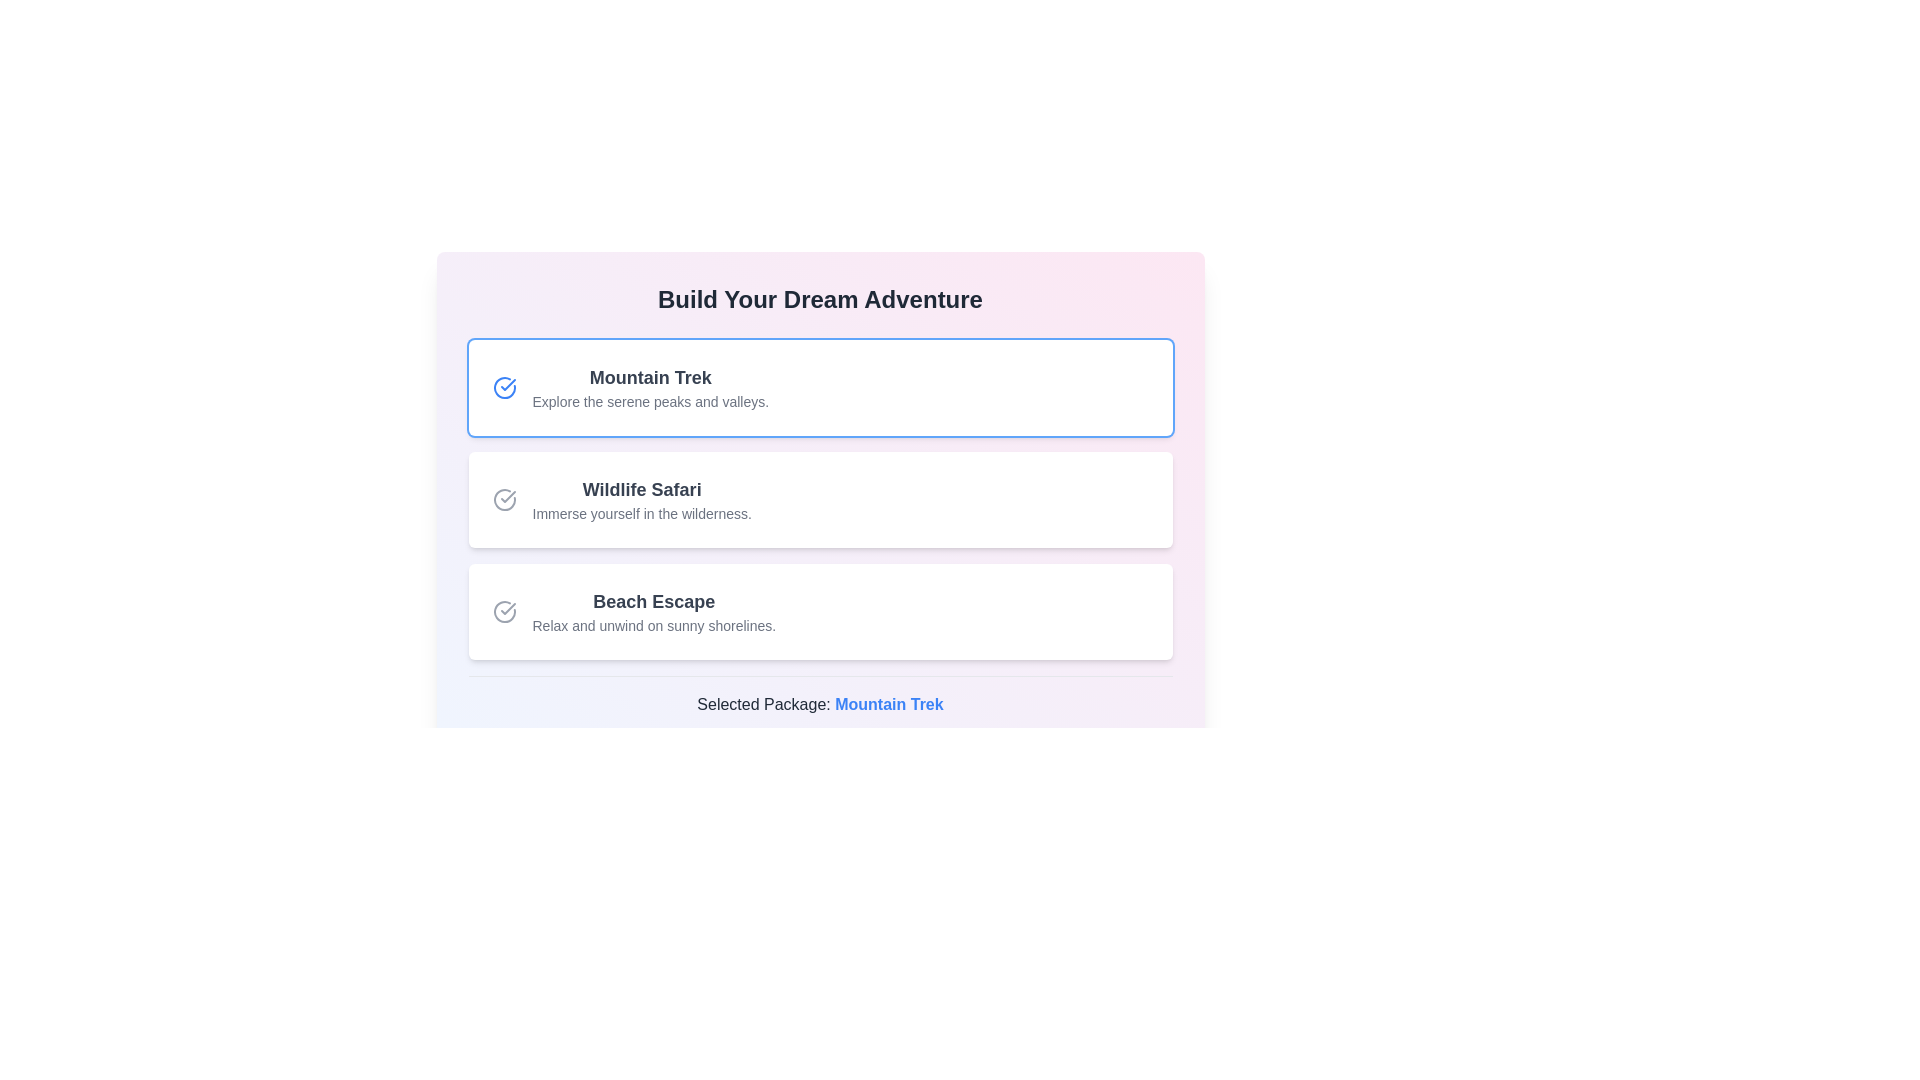 The height and width of the screenshot is (1080, 1920). Describe the element at coordinates (654, 611) in the screenshot. I see `the text description element that displays 'Beach Escape' and 'Relax and unwind on sunny shorelines', located in the third selectable option of the list` at that location.